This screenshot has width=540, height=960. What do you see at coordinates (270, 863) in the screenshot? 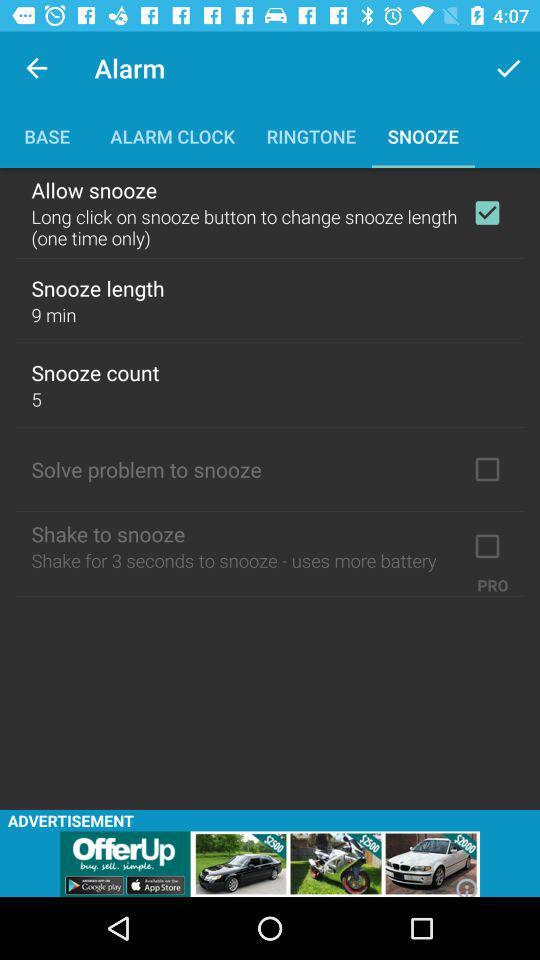
I see `showing the advertisement` at bounding box center [270, 863].